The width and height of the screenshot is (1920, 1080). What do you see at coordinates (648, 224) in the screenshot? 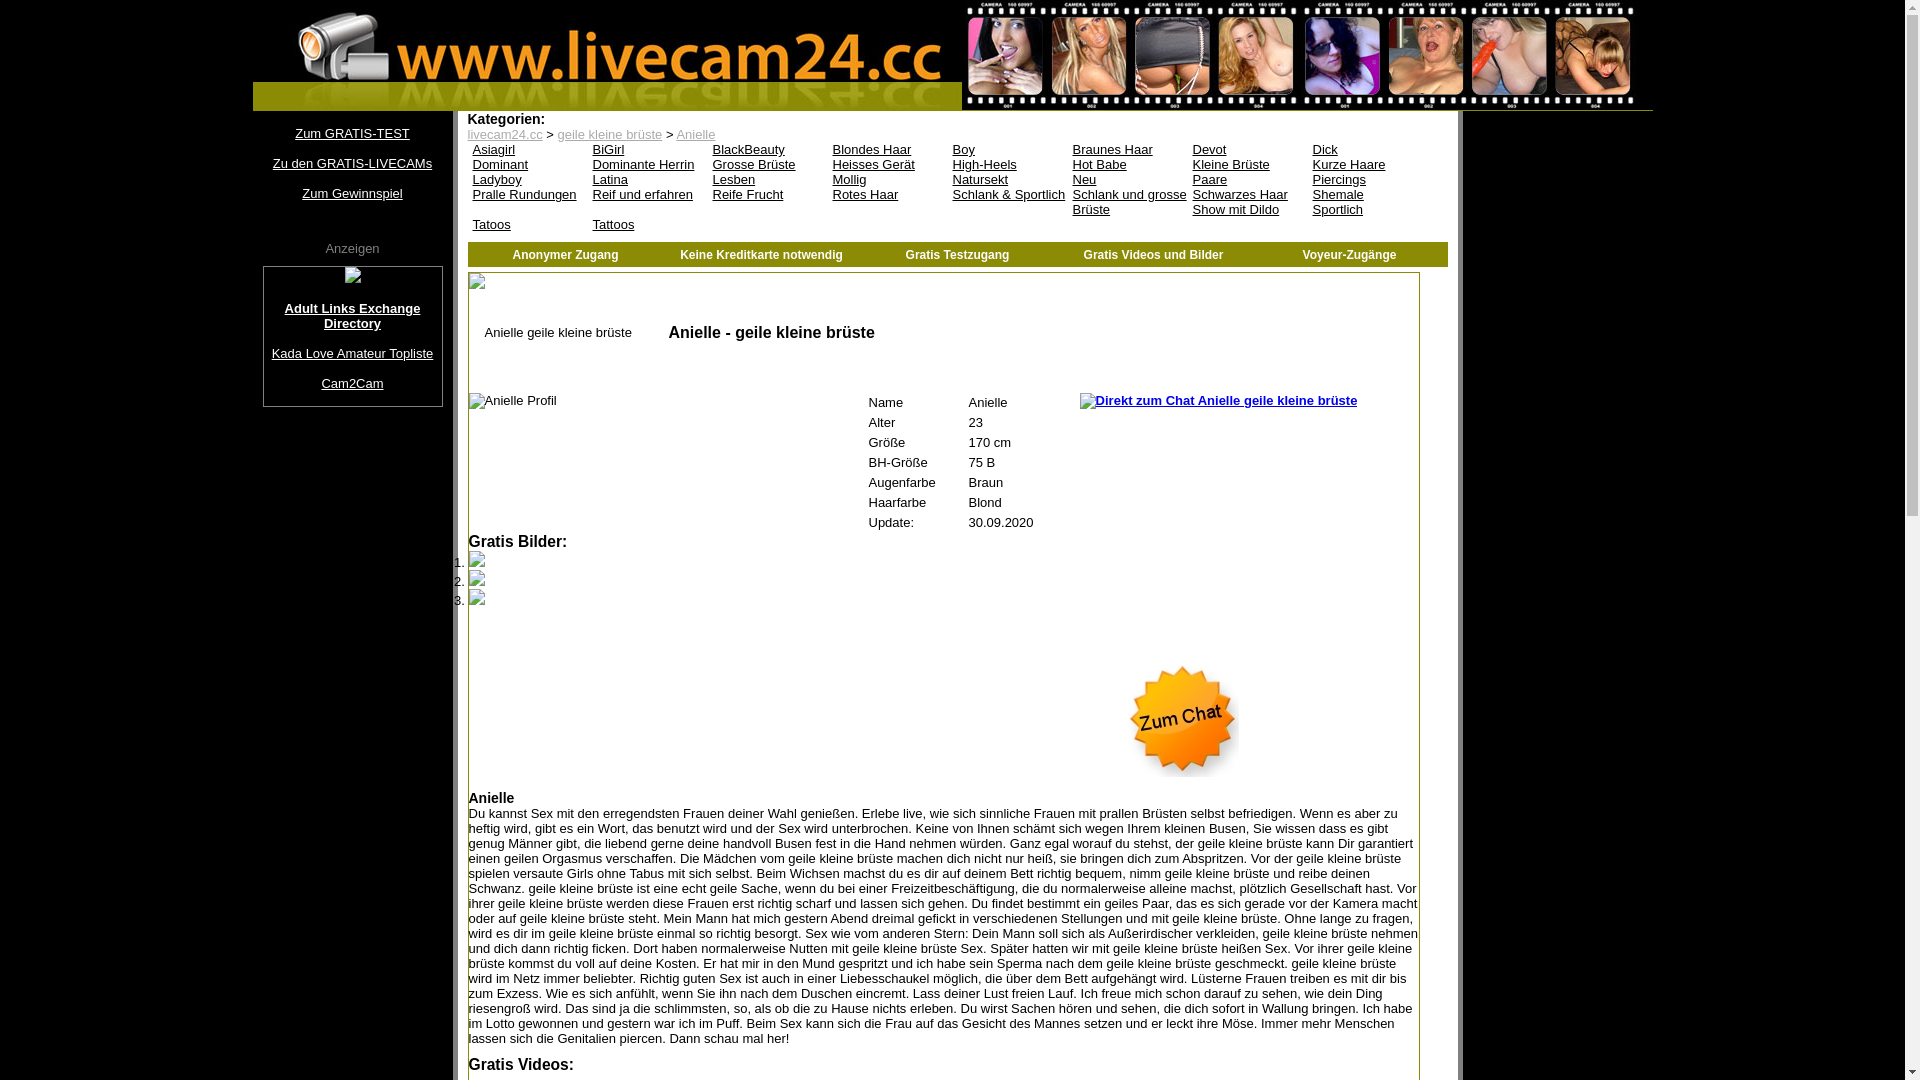
I see `'Tattoos'` at bounding box center [648, 224].